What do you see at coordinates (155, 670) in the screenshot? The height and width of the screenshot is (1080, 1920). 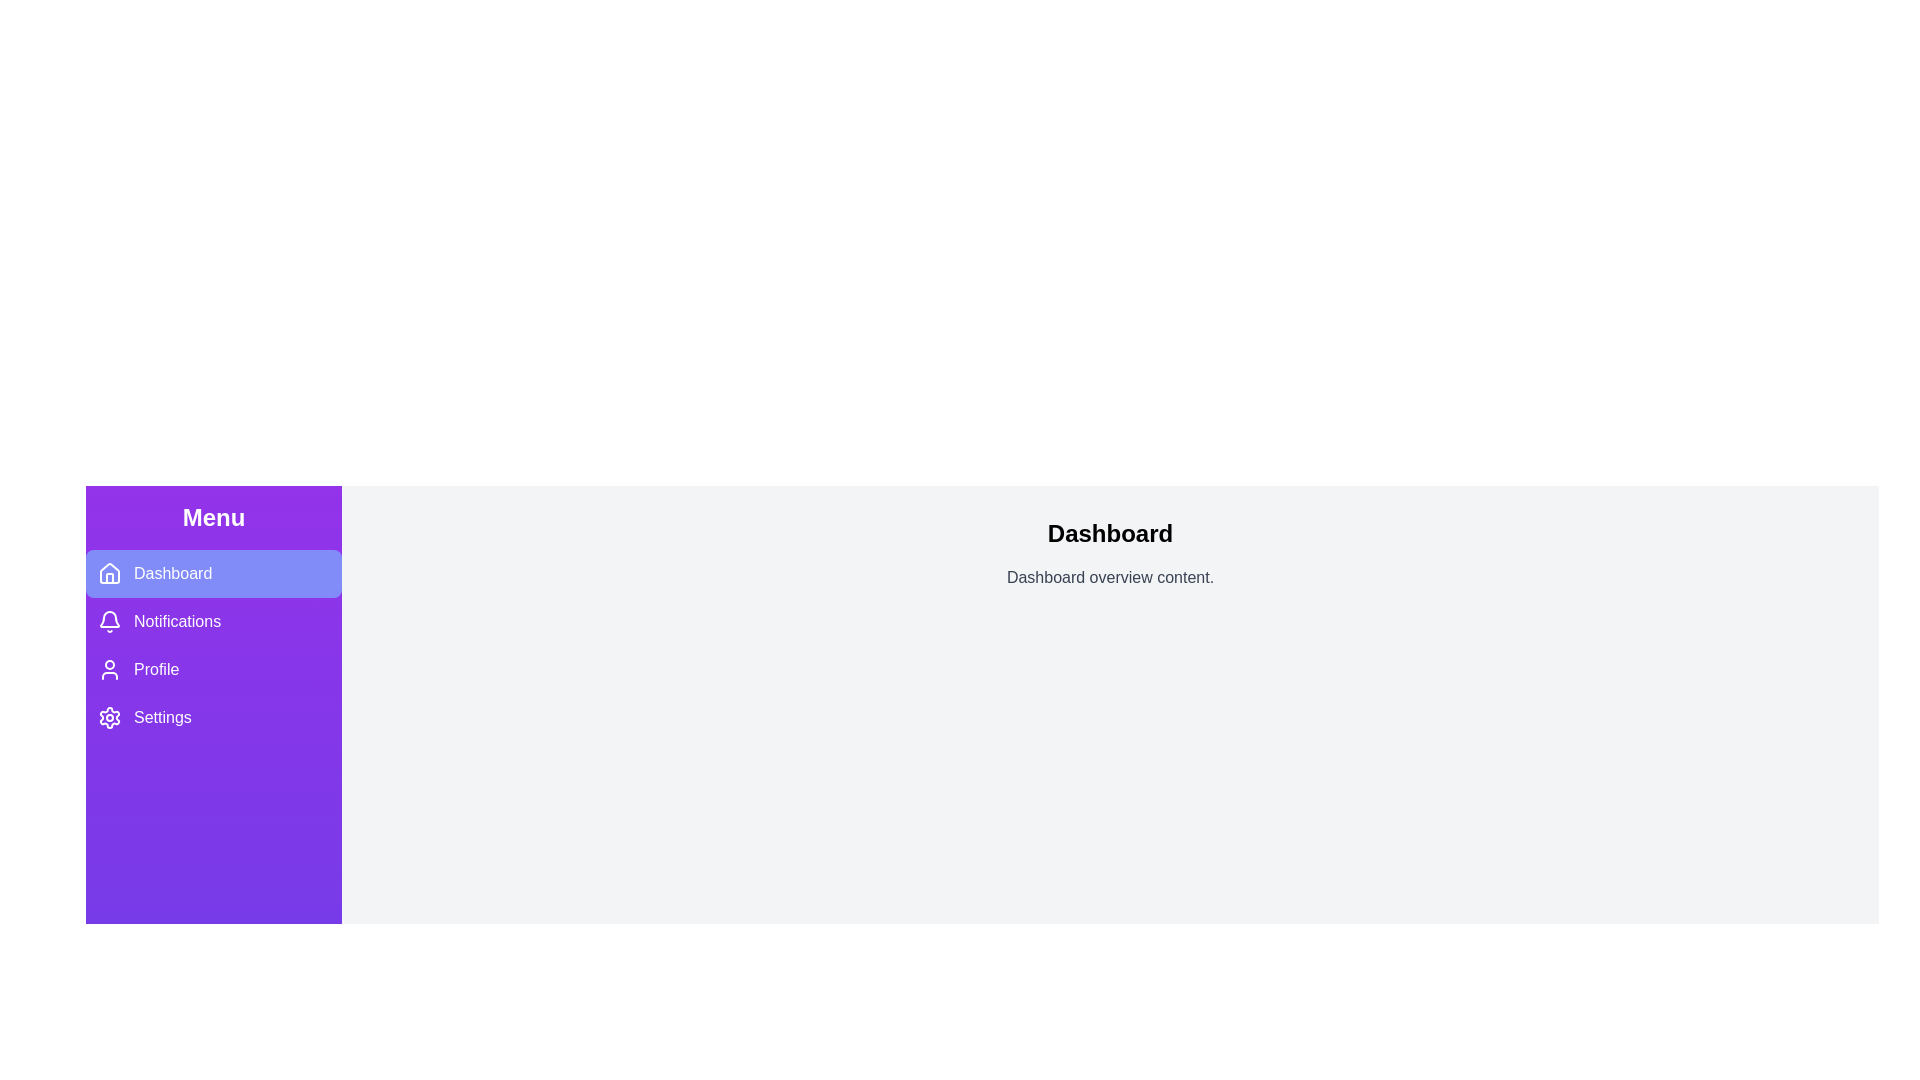 I see `the 'Profile' text label in the third menu item of the sidebar` at bounding box center [155, 670].